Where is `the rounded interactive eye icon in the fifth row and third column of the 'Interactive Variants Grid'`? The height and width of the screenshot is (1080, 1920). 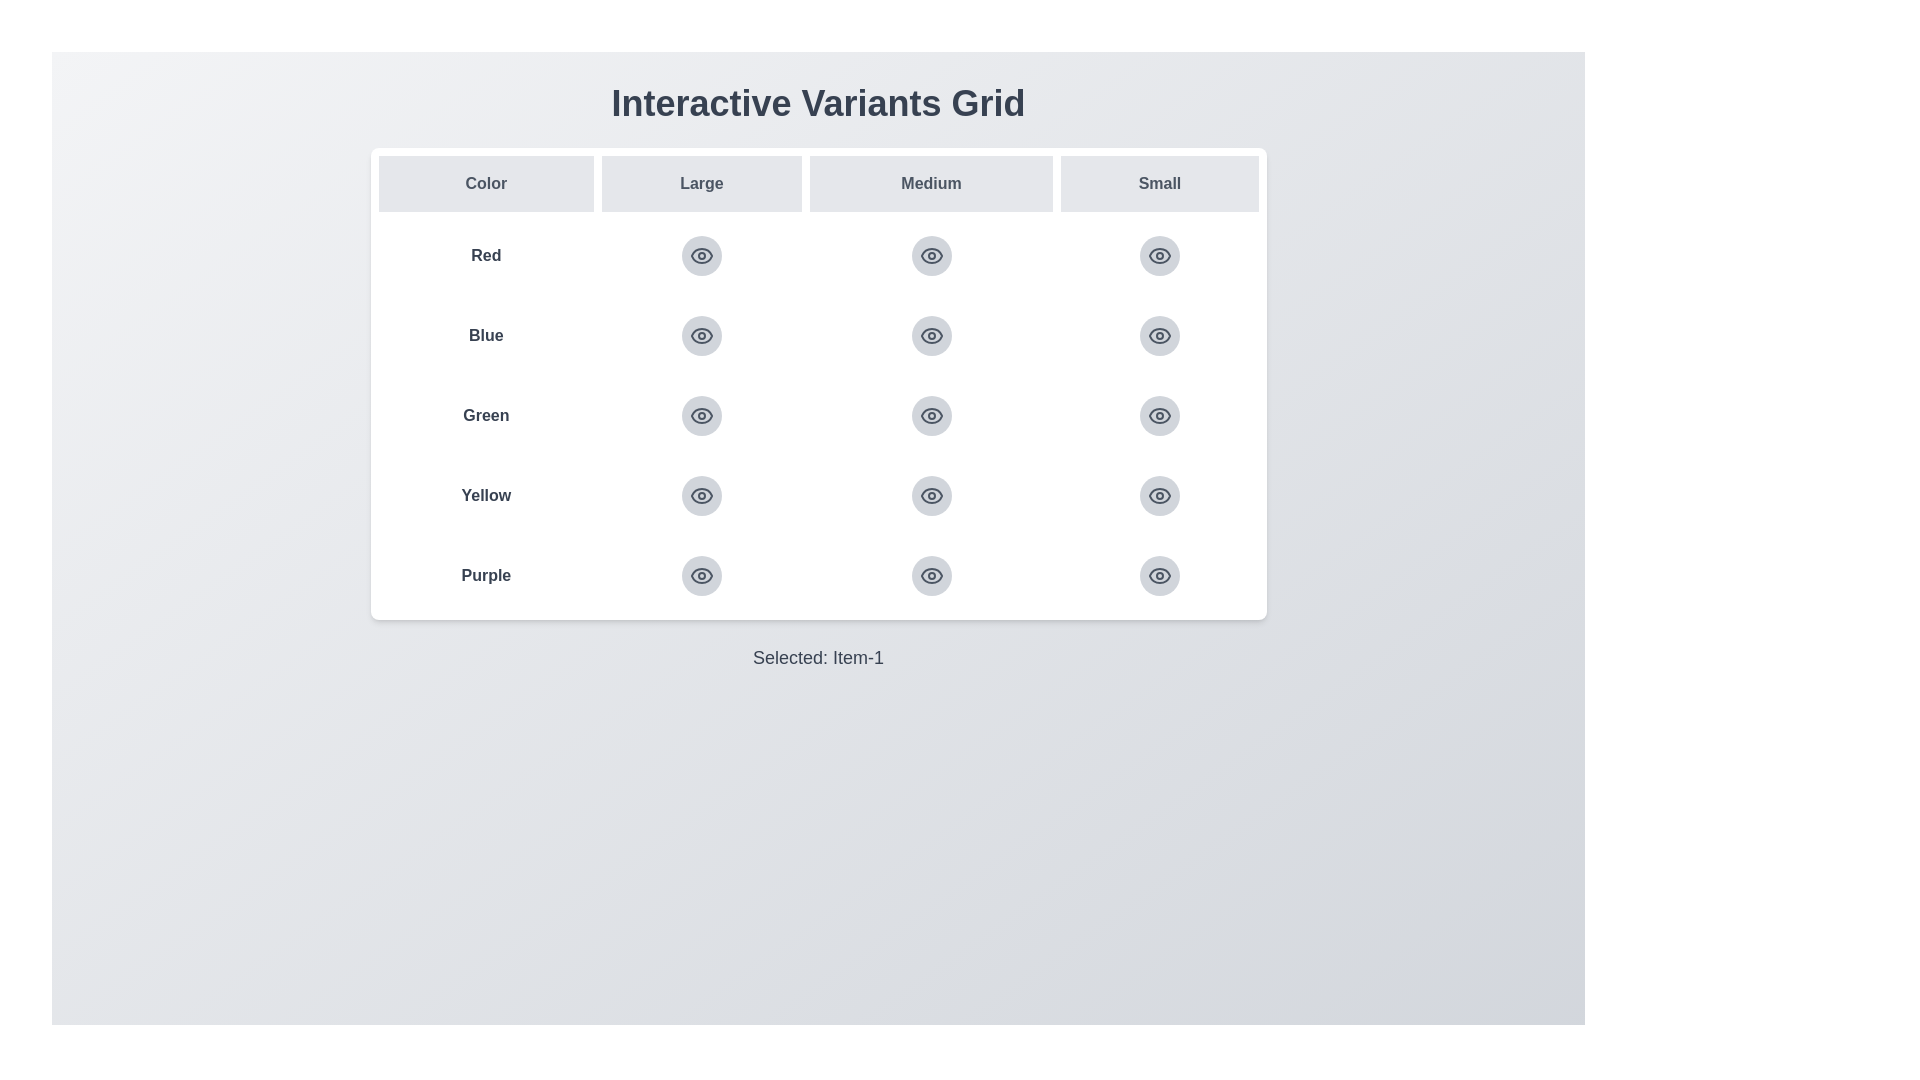
the rounded interactive eye icon in the fifth row and third column of the 'Interactive Variants Grid' is located at coordinates (1158, 575).